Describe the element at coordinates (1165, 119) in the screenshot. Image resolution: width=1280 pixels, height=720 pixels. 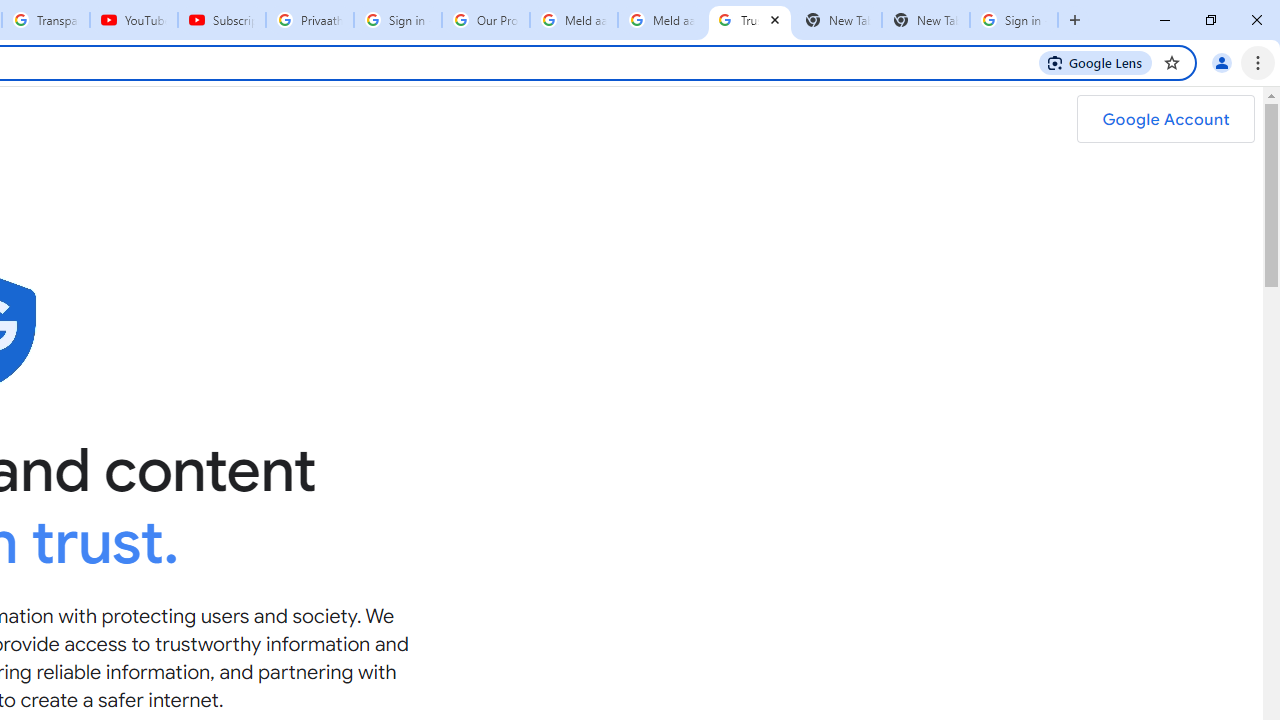
I see `'Google Account'` at that location.